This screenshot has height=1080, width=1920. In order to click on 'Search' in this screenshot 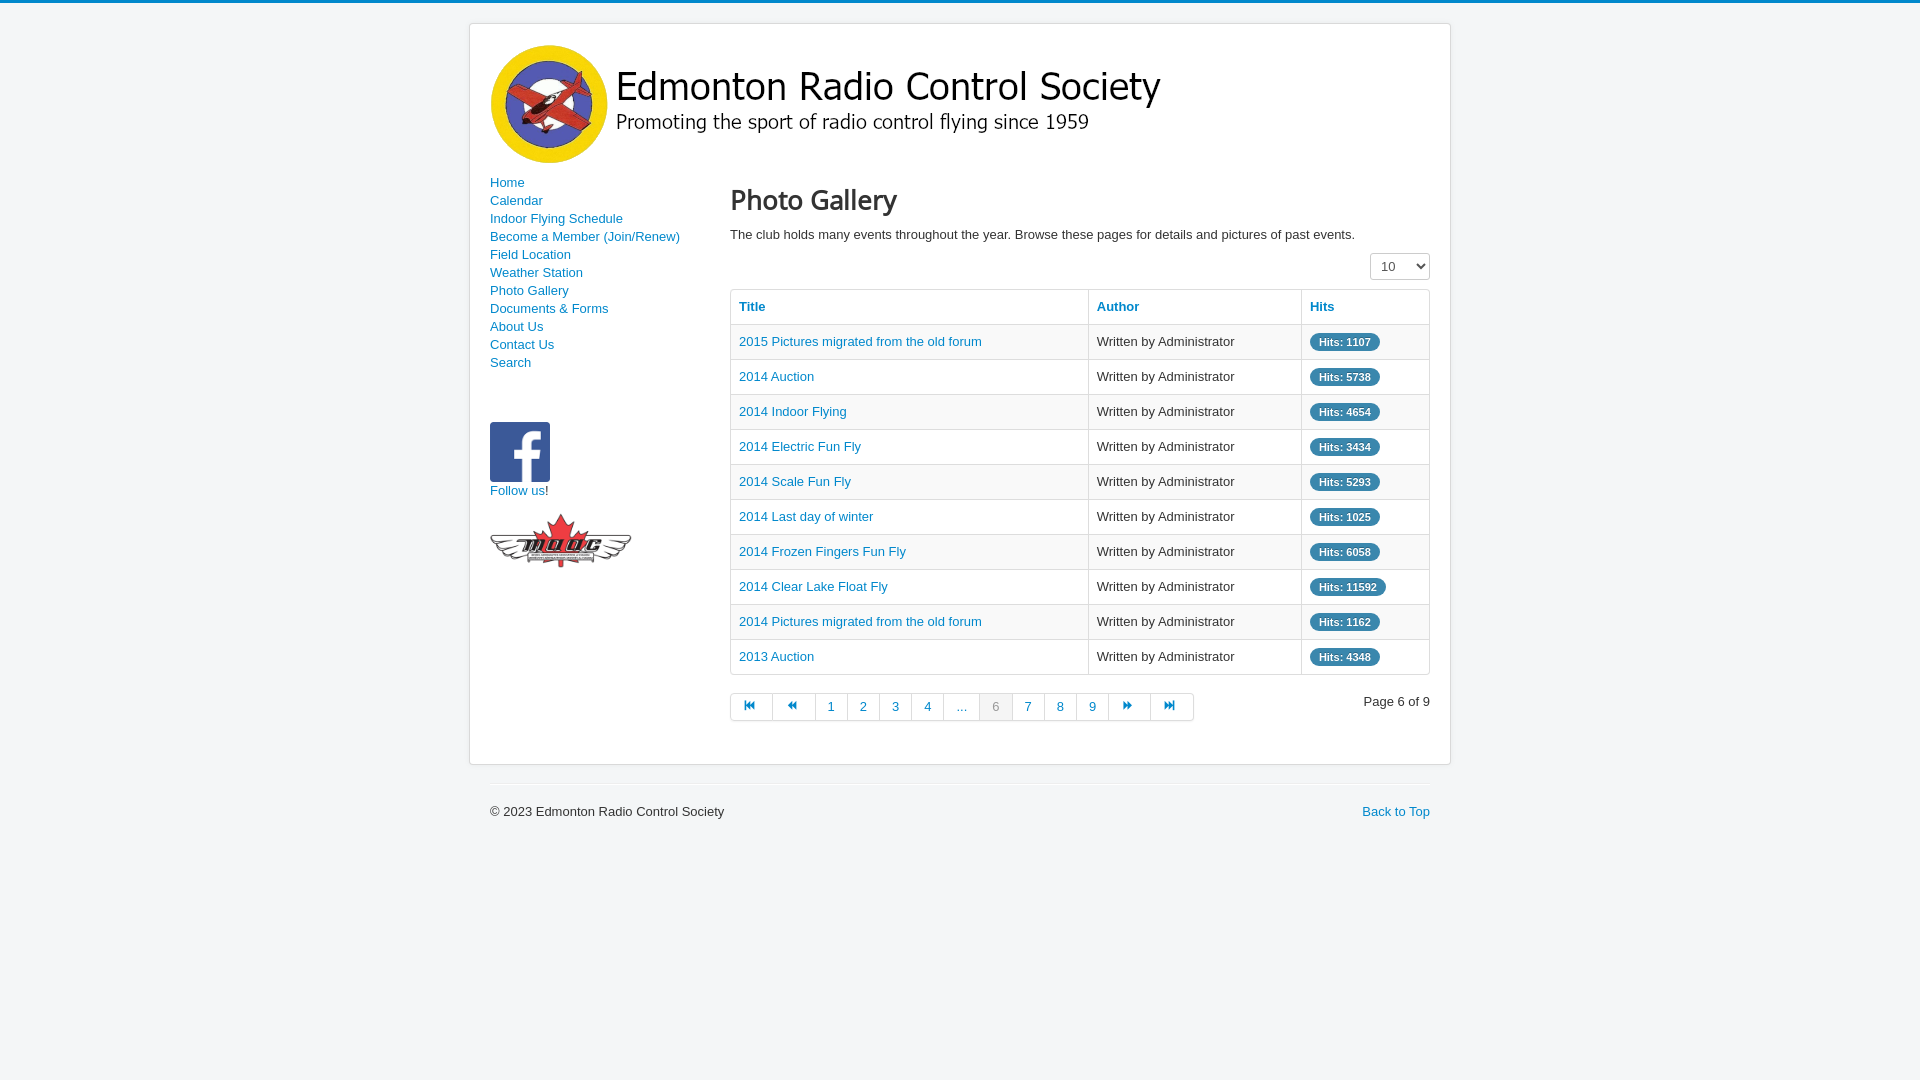, I will do `click(599, 362)`.